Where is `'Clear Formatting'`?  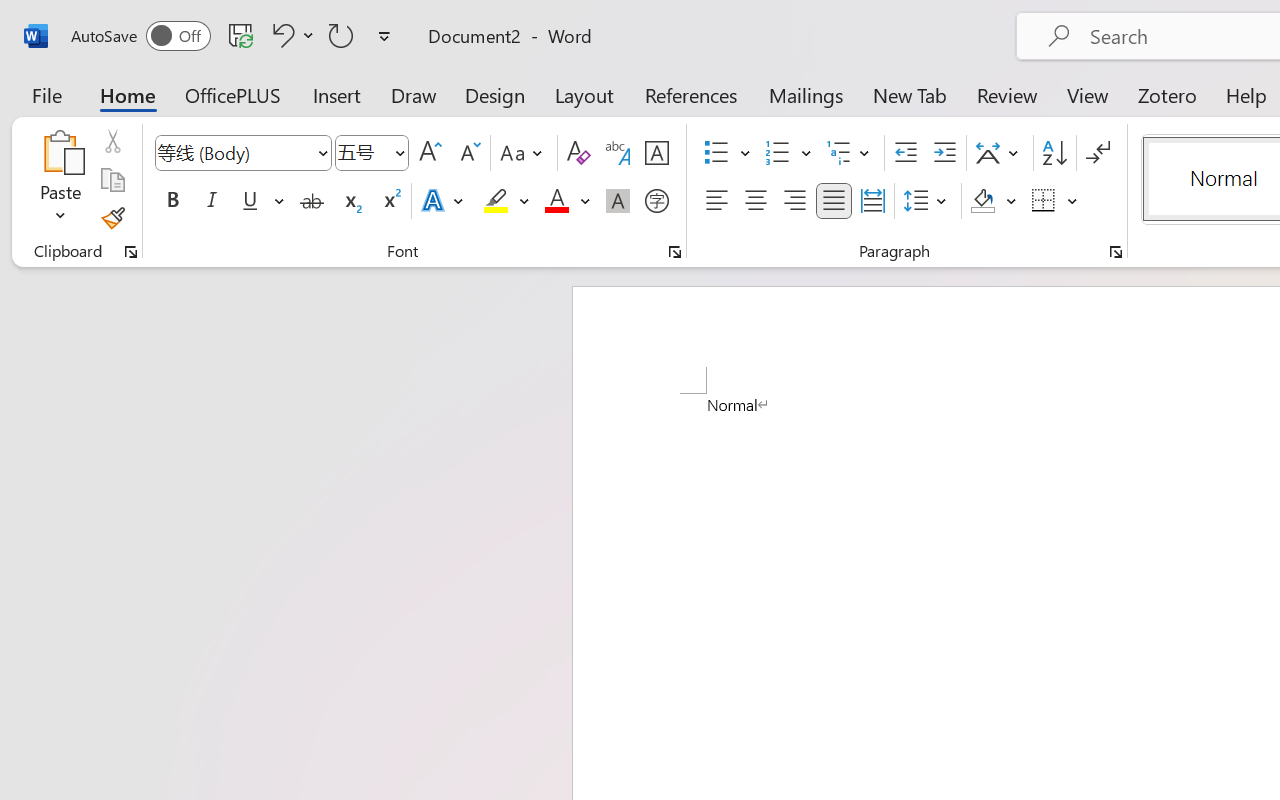
'Clear Formatting' is located at coordinates (577, 153).